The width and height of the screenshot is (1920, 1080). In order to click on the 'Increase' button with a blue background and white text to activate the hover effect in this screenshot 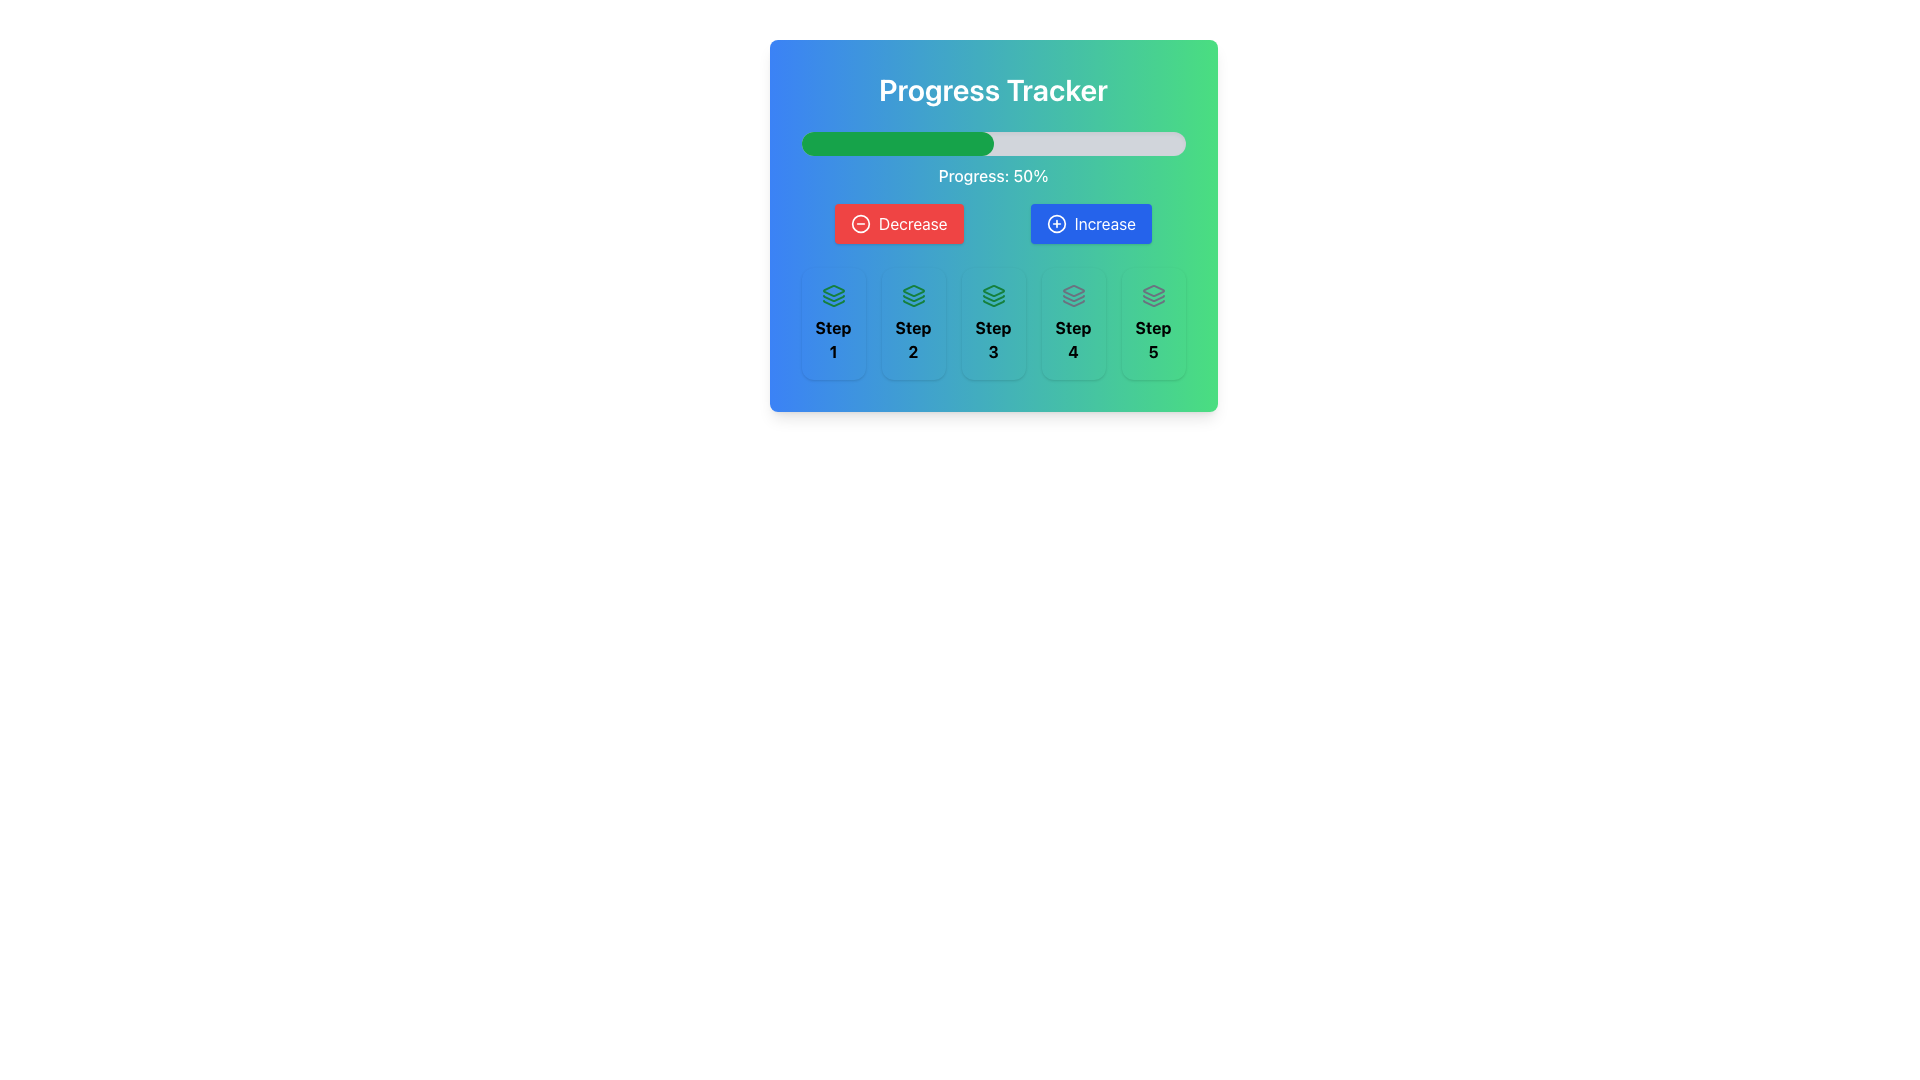, I will do `click(1090, 223)`.